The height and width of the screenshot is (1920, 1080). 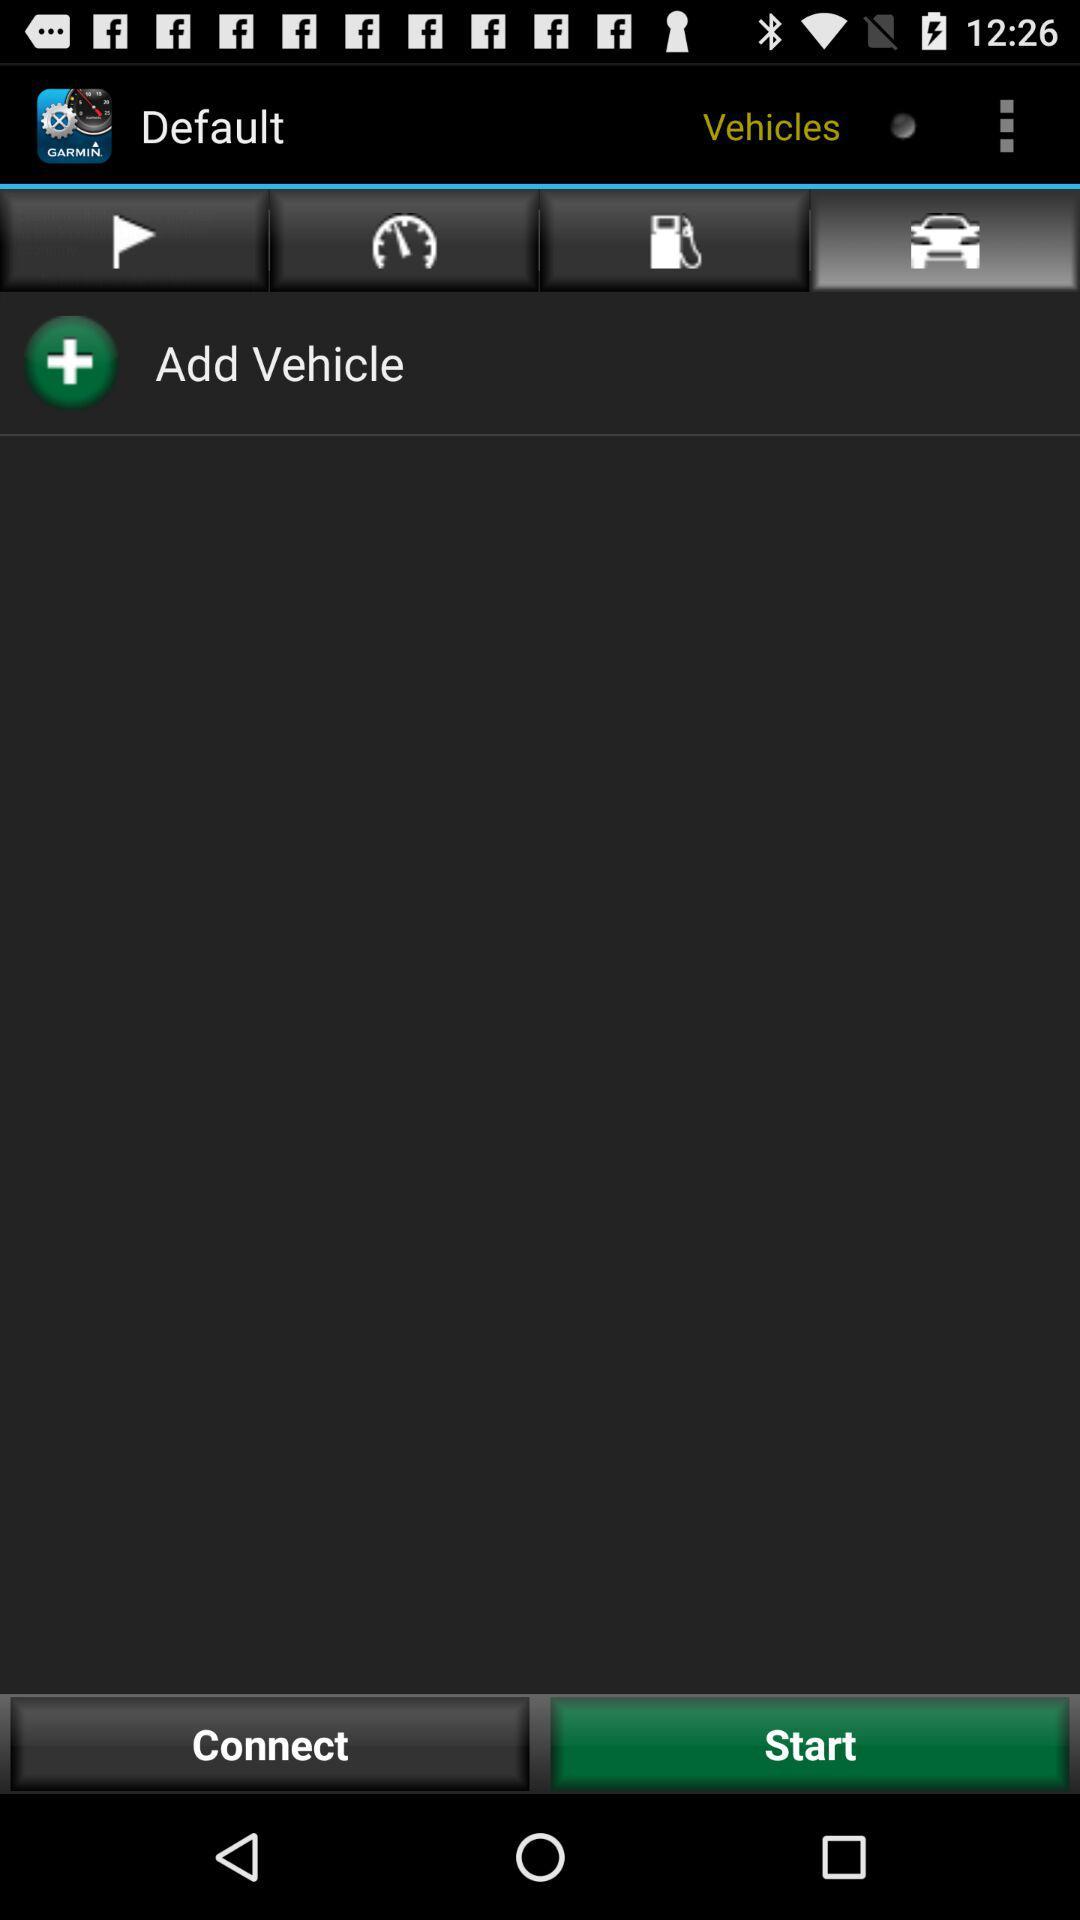 I want to click on the connect item, so click(x=270, y=1743).